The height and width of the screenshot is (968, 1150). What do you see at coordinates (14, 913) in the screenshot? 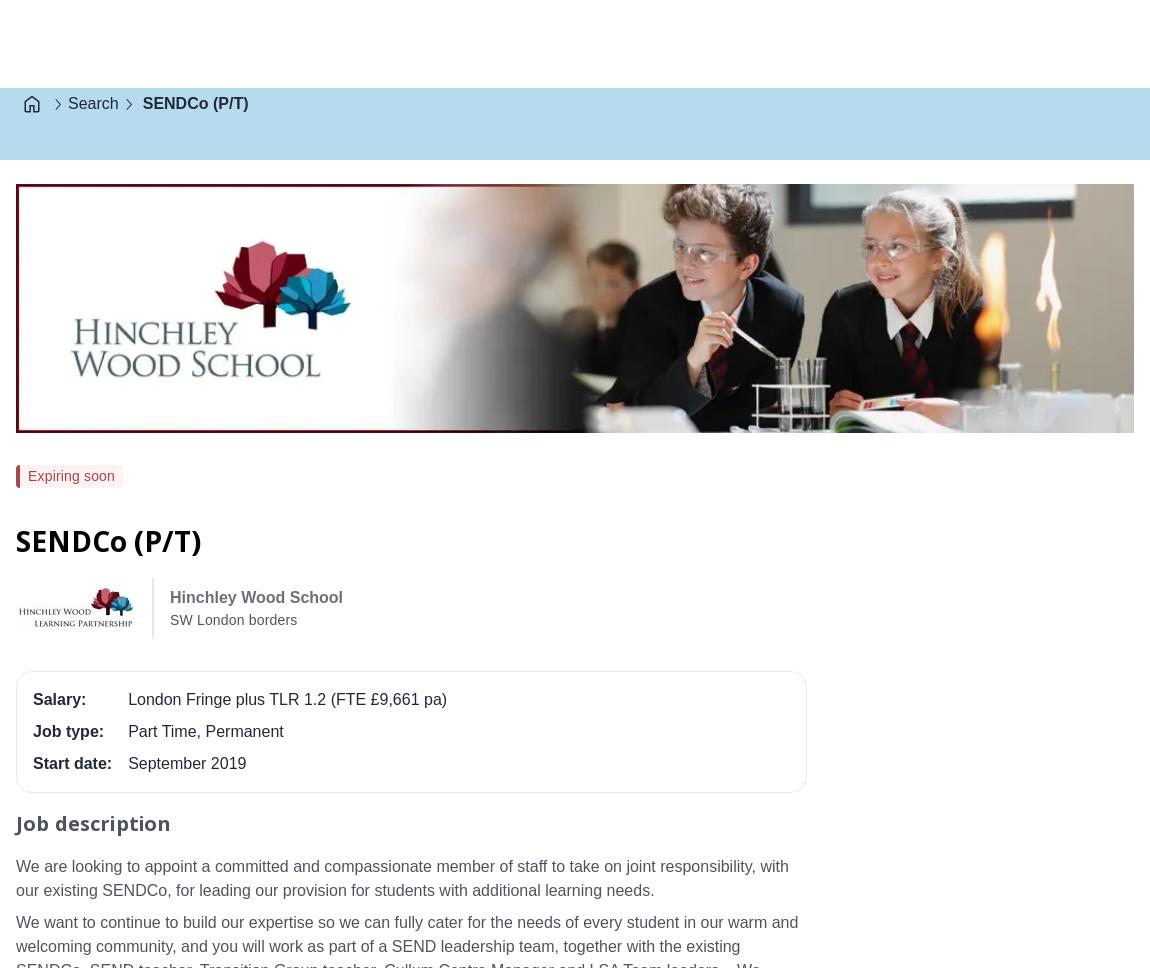
I see `'Hinchley Wood School’s motto is “Caring for ourselves, each other, the environment and the future”. The school aims for every student to be determined to work hard, have independence and be confident. This will hopefully help them to grow as individuals. Teachers aim to make students enthusiastic about learning and are expected to help them achieve the best possible results and discover their talents.'` at bounding box center [14, 913].